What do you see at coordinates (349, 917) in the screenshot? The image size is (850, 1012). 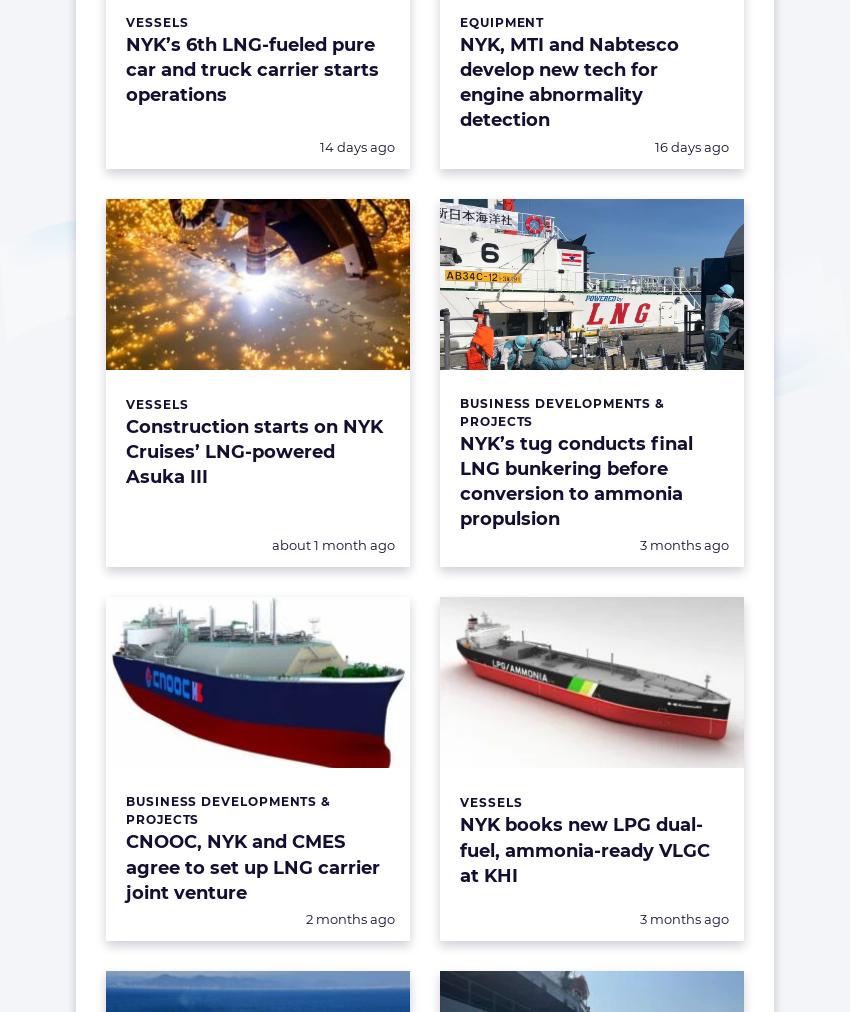 I see `'2 months ago'` at bounding box center [349, 917].